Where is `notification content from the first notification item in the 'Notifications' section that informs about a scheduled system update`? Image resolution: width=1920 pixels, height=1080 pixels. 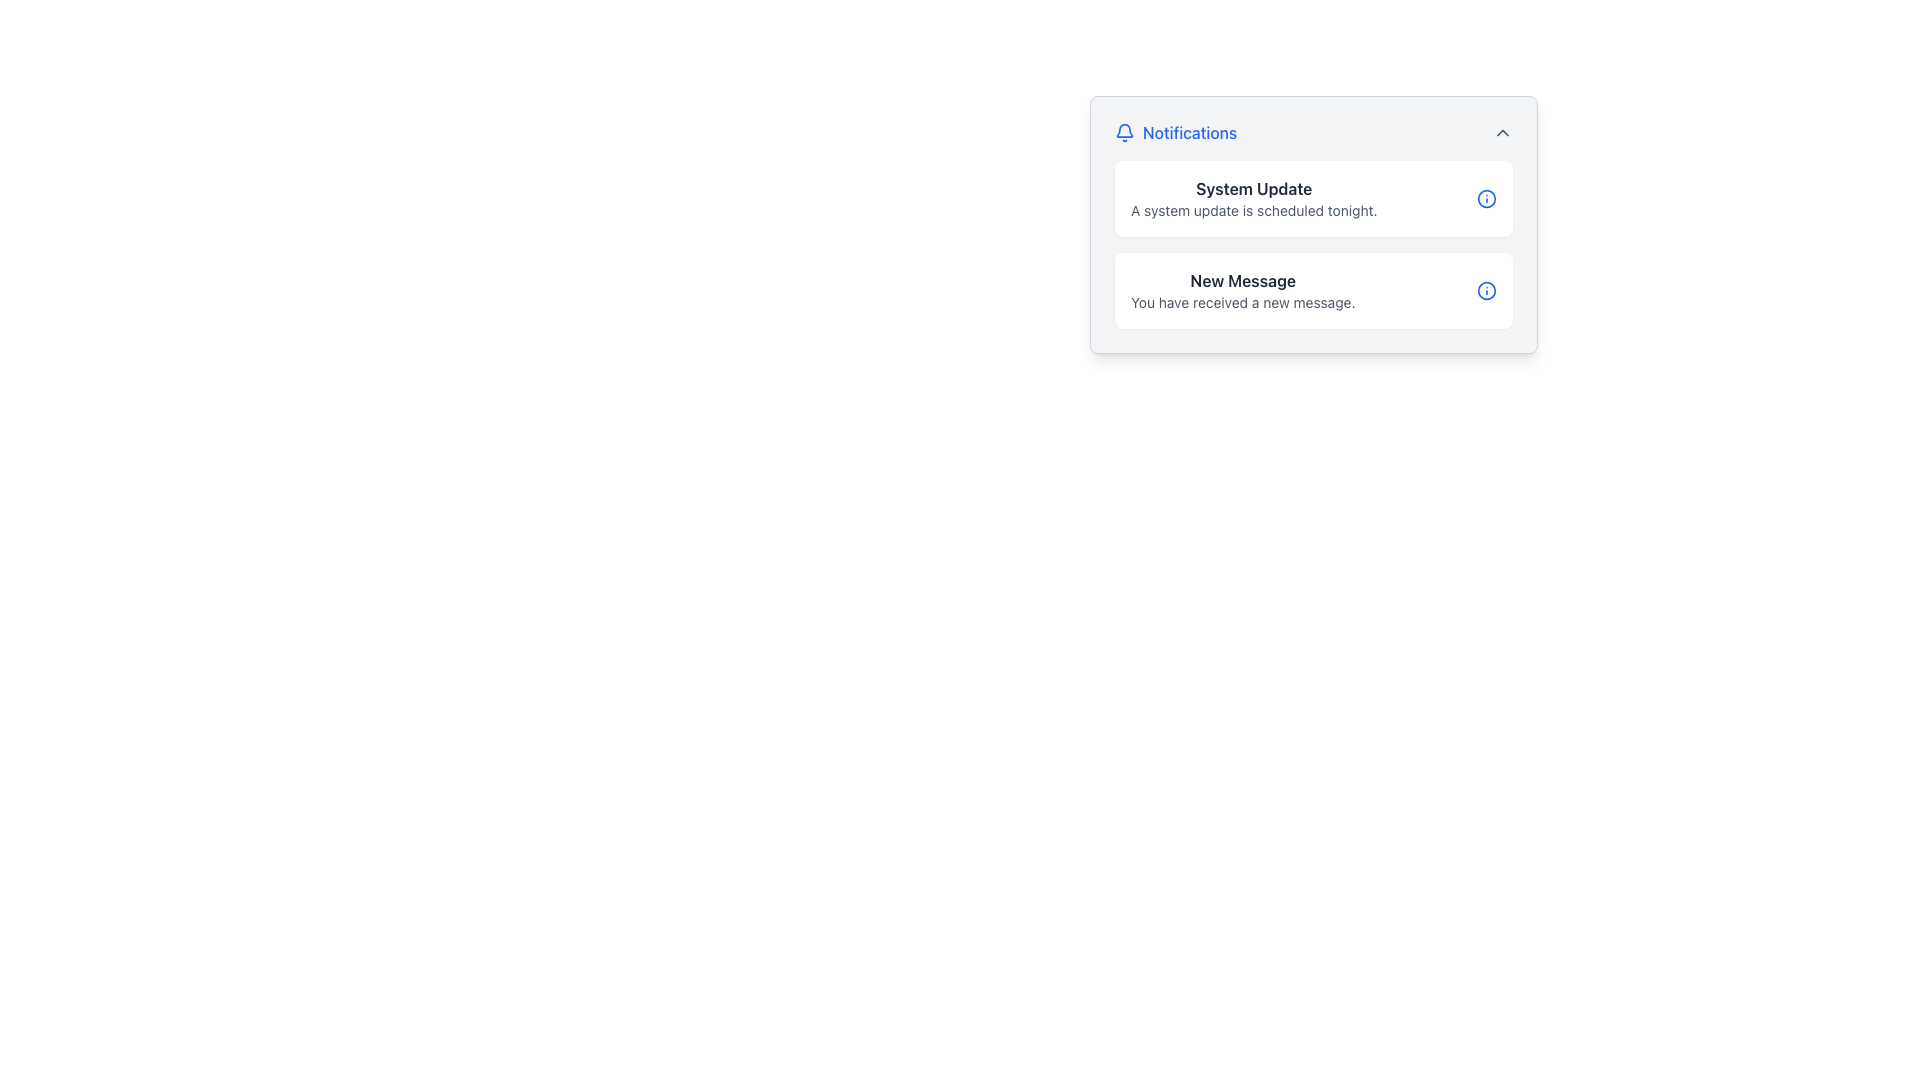
notification content from the first notification item in the 'Notifications' section that informs about a scheduled system update is located at coordinates (1253, 199).